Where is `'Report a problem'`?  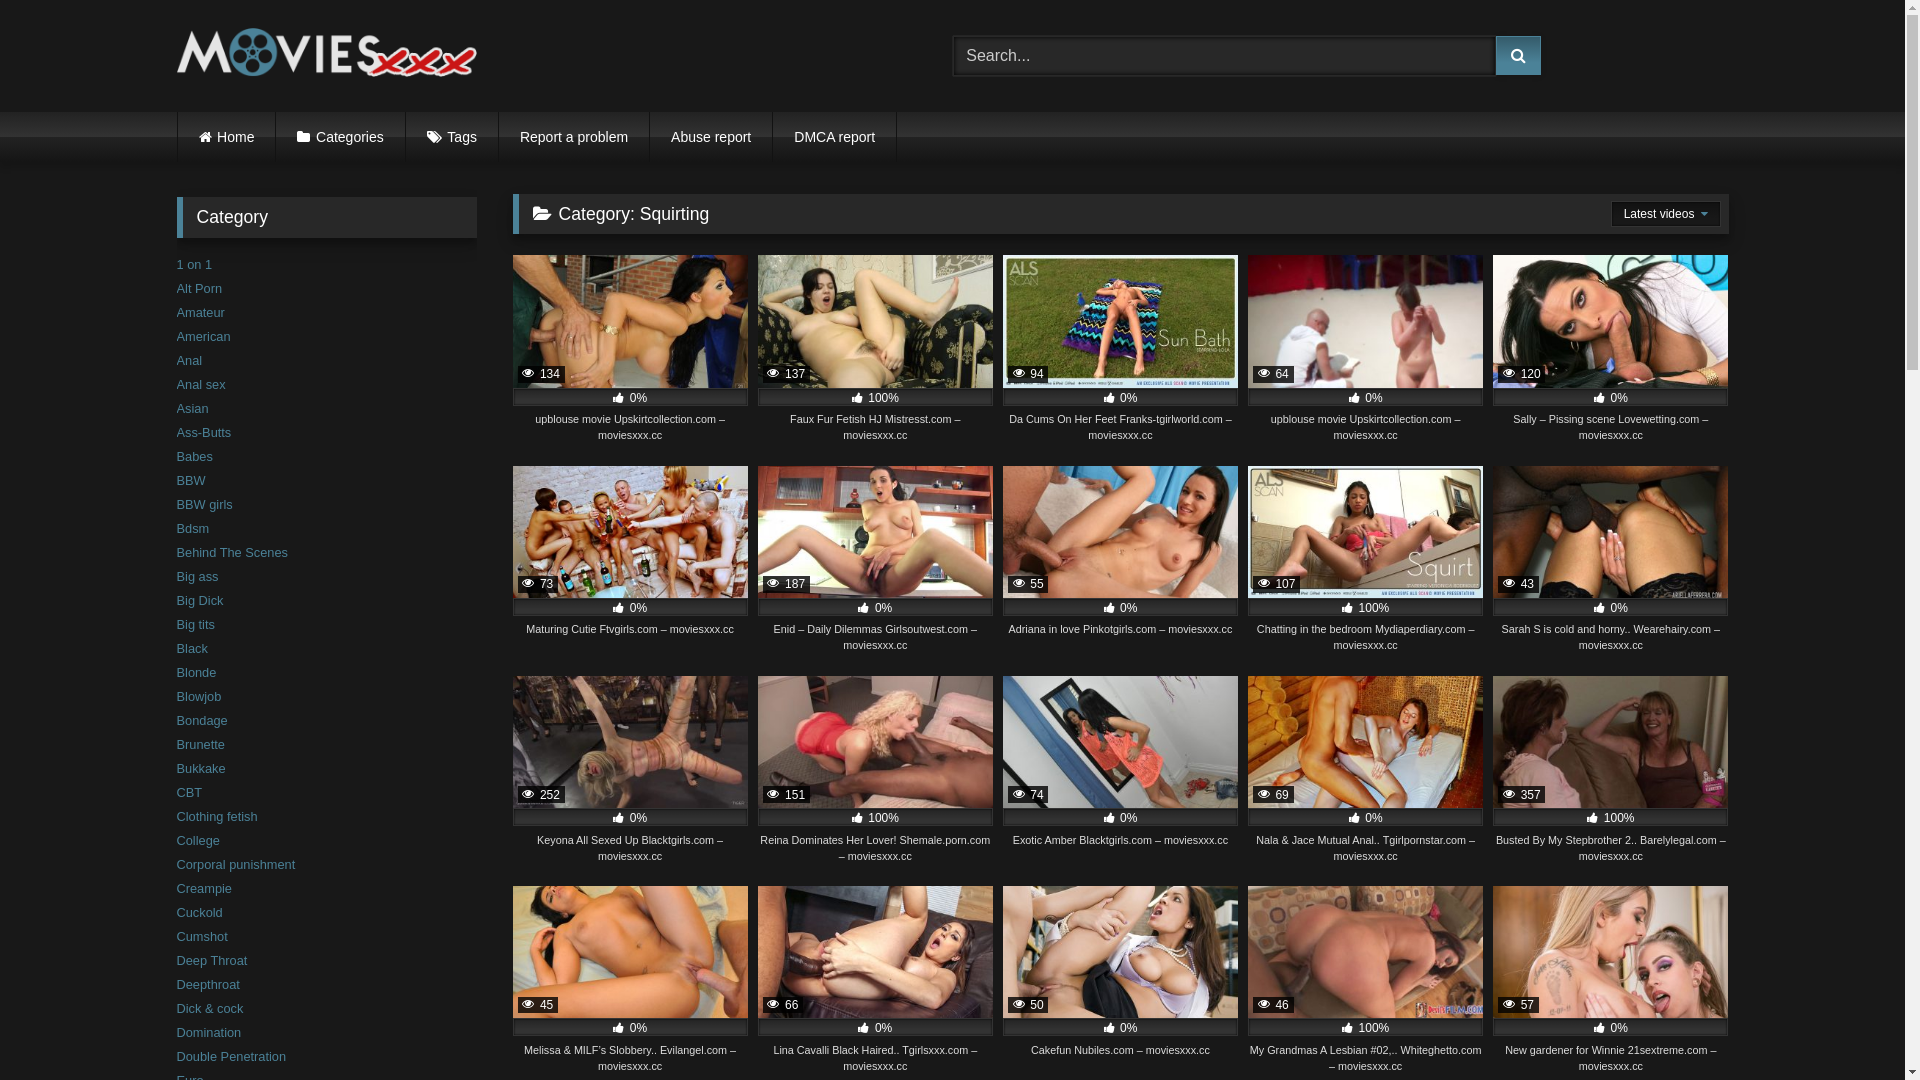
'Report a problem' is located at coordinates (573, 136).